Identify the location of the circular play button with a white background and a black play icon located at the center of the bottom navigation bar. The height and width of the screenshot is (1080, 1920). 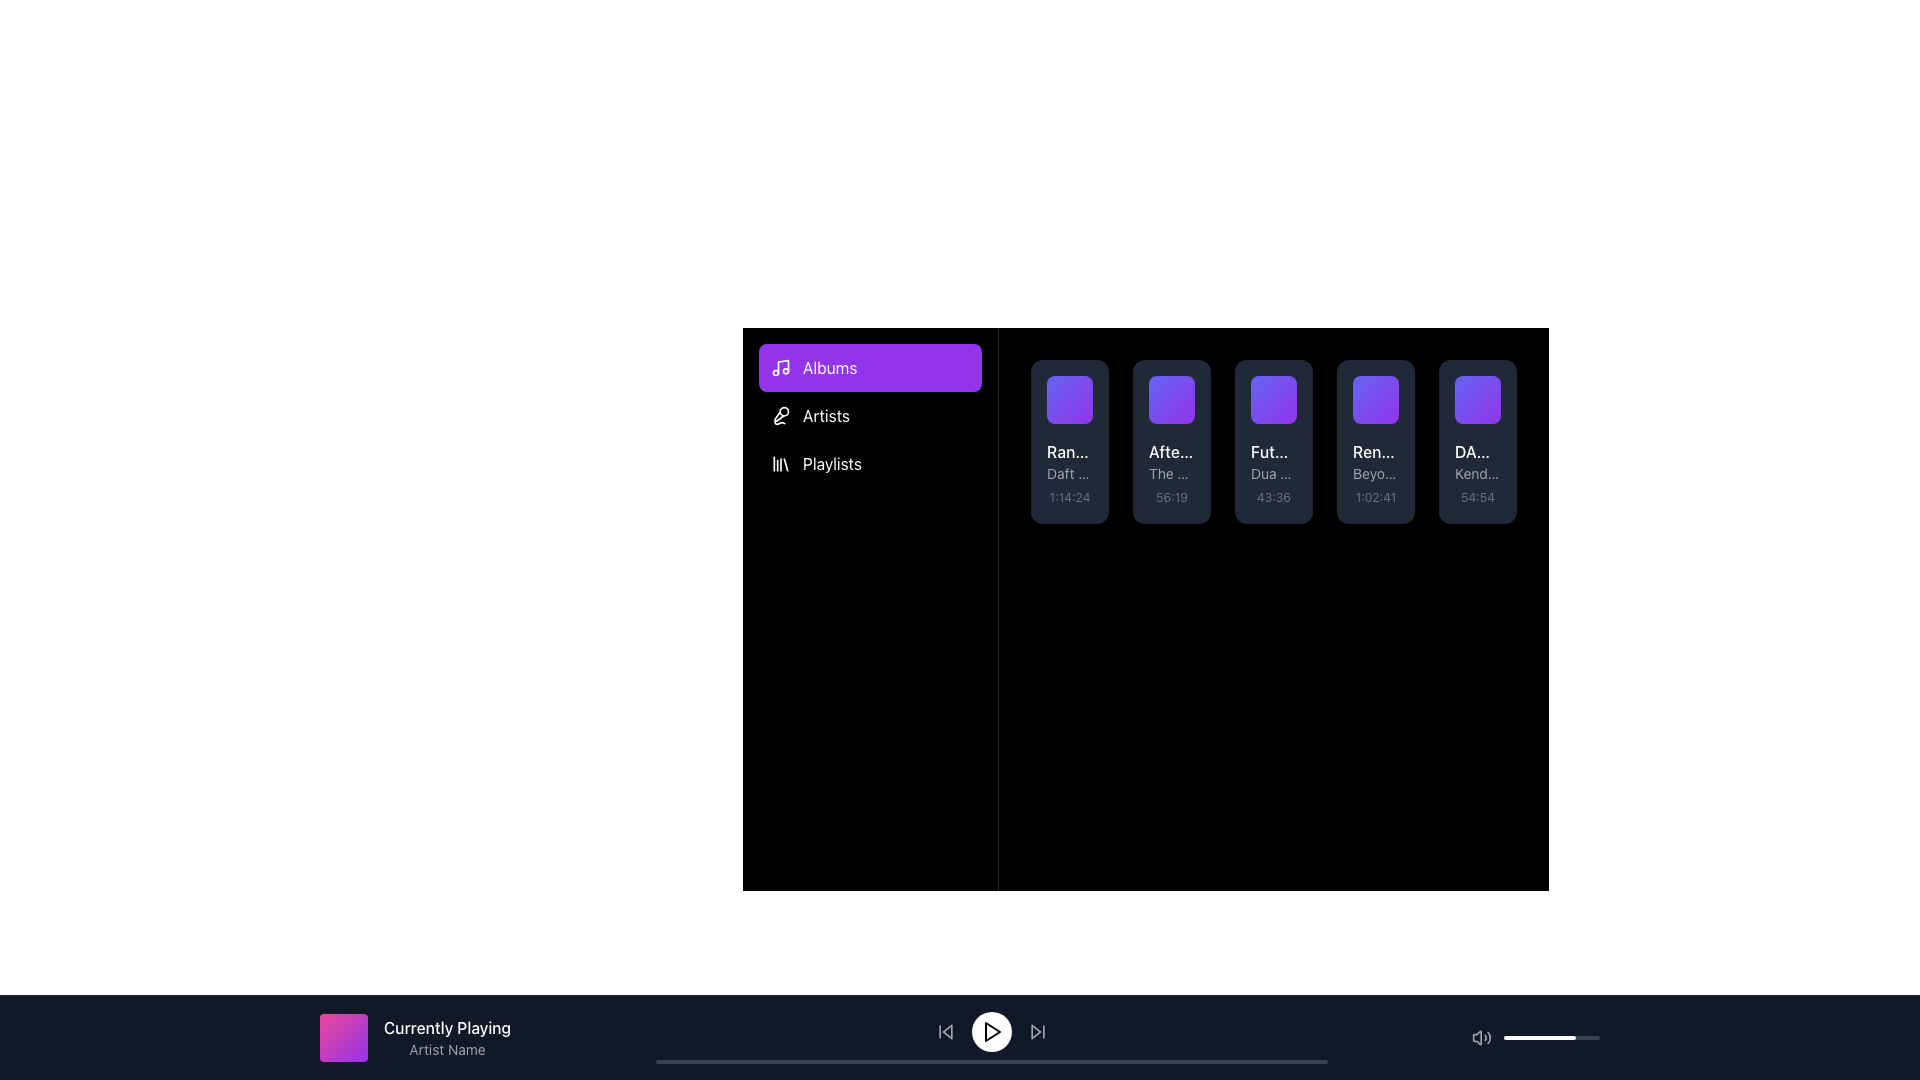
(991, 1032).